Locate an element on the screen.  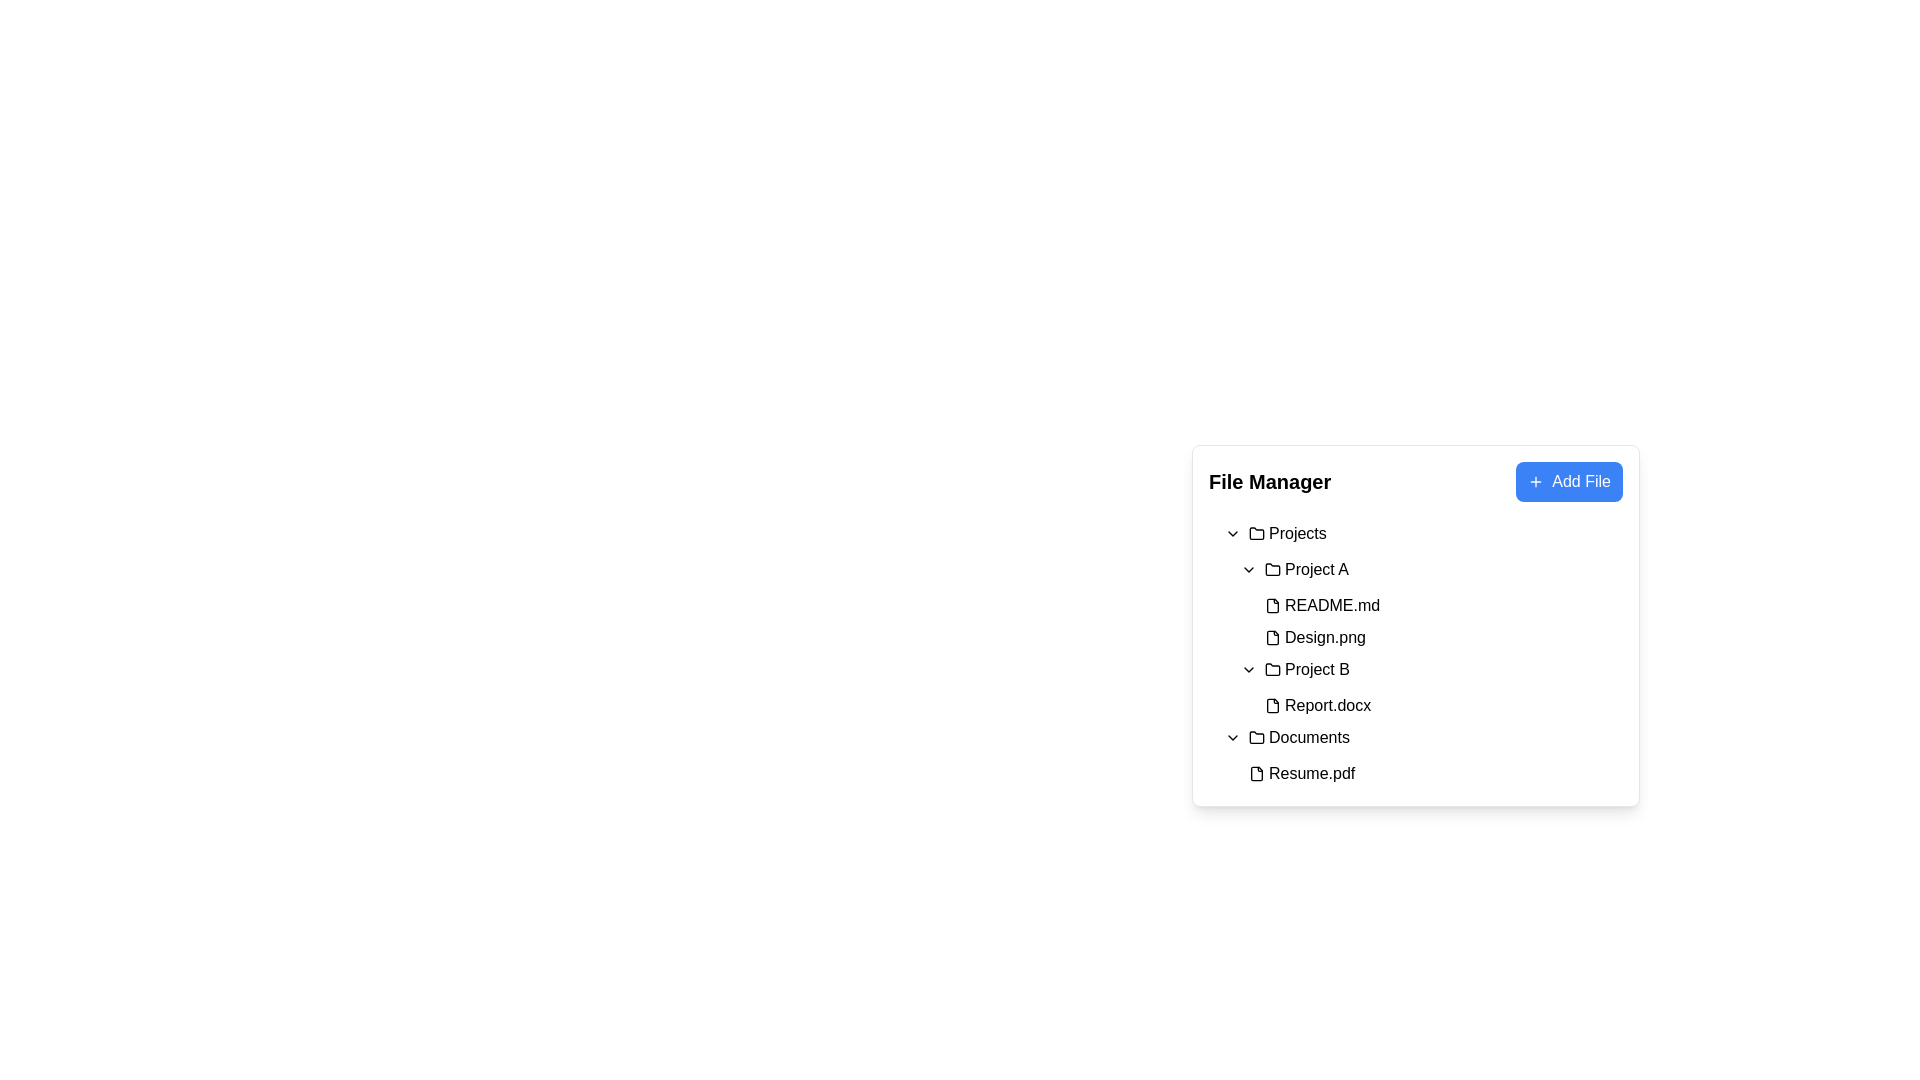
the text label 'README.md' which is the first file listed under the folder 'Project A' is located at coordinates (1322, 604).